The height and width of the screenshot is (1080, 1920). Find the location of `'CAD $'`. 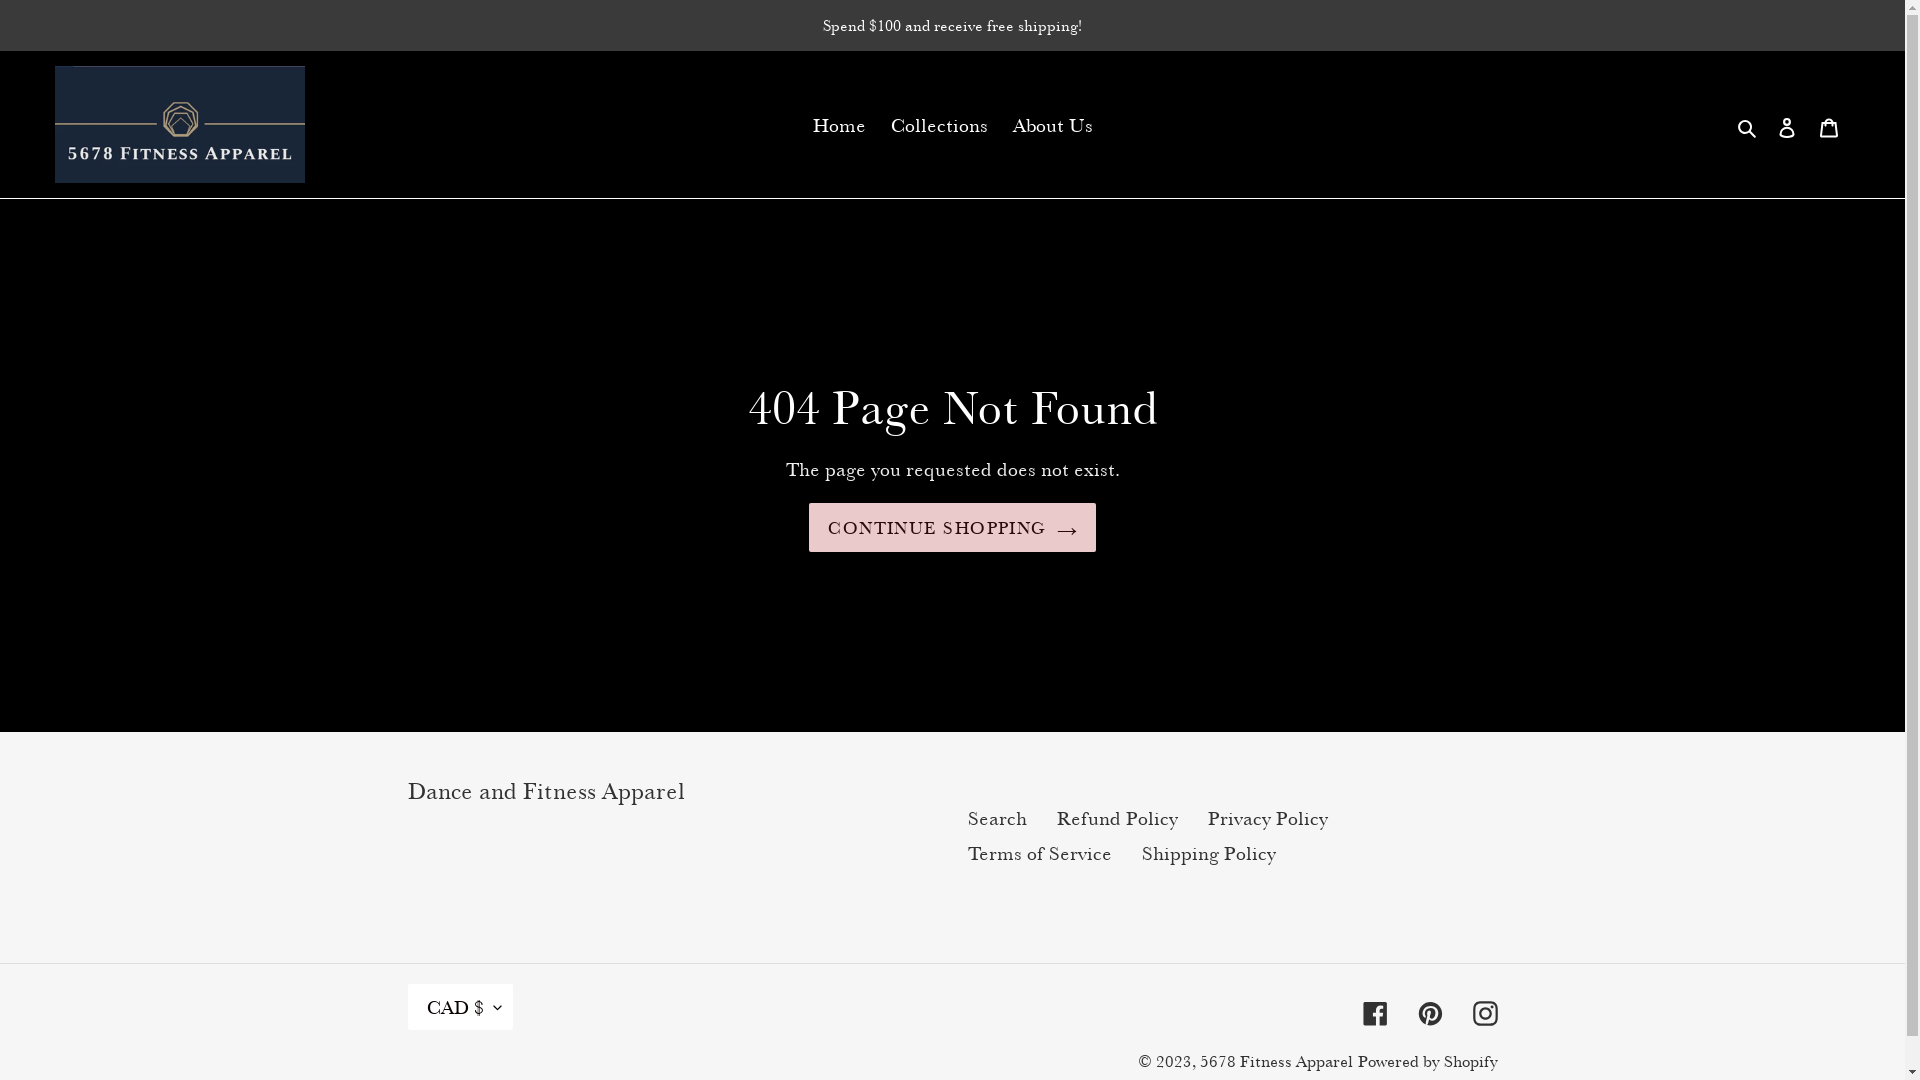

'CAD $' is located at coordinates (459, 1007).